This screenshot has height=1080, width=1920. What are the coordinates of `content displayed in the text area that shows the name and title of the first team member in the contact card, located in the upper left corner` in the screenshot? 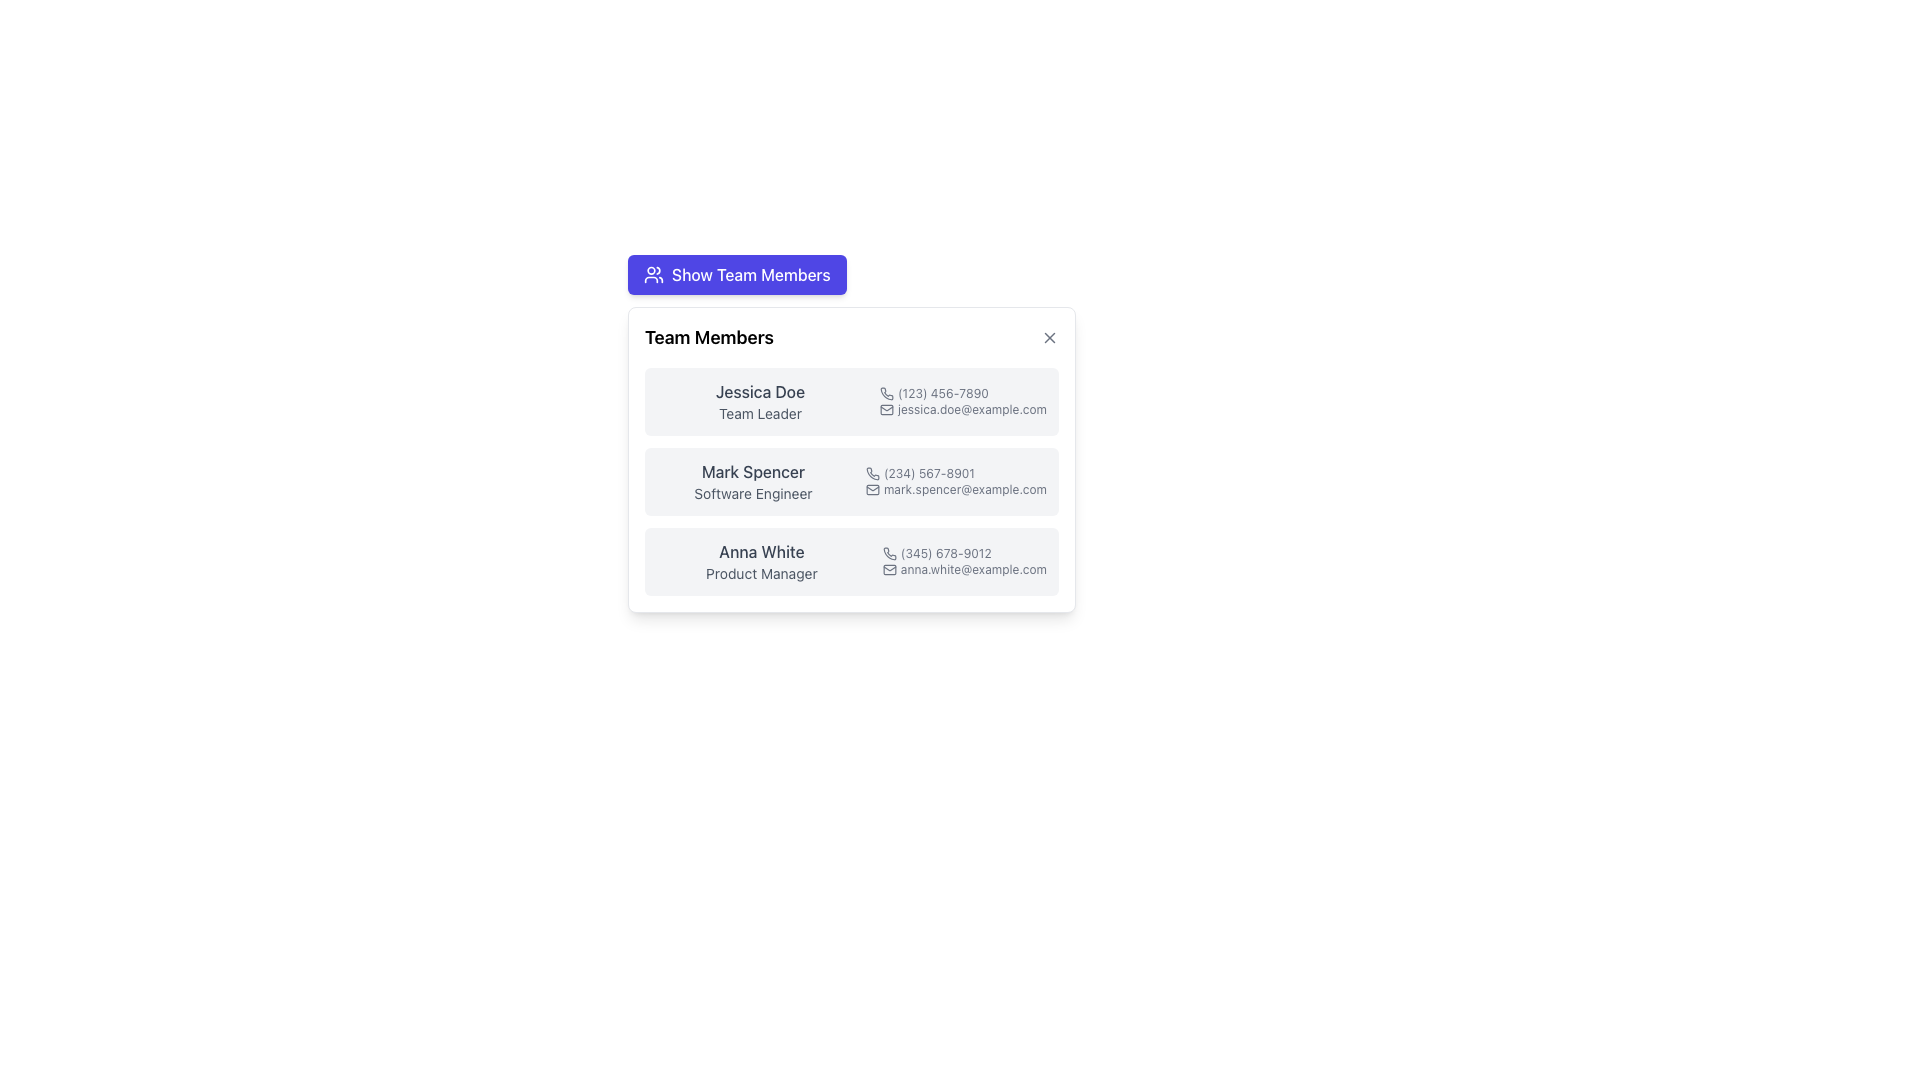 It's located at (759, 401).